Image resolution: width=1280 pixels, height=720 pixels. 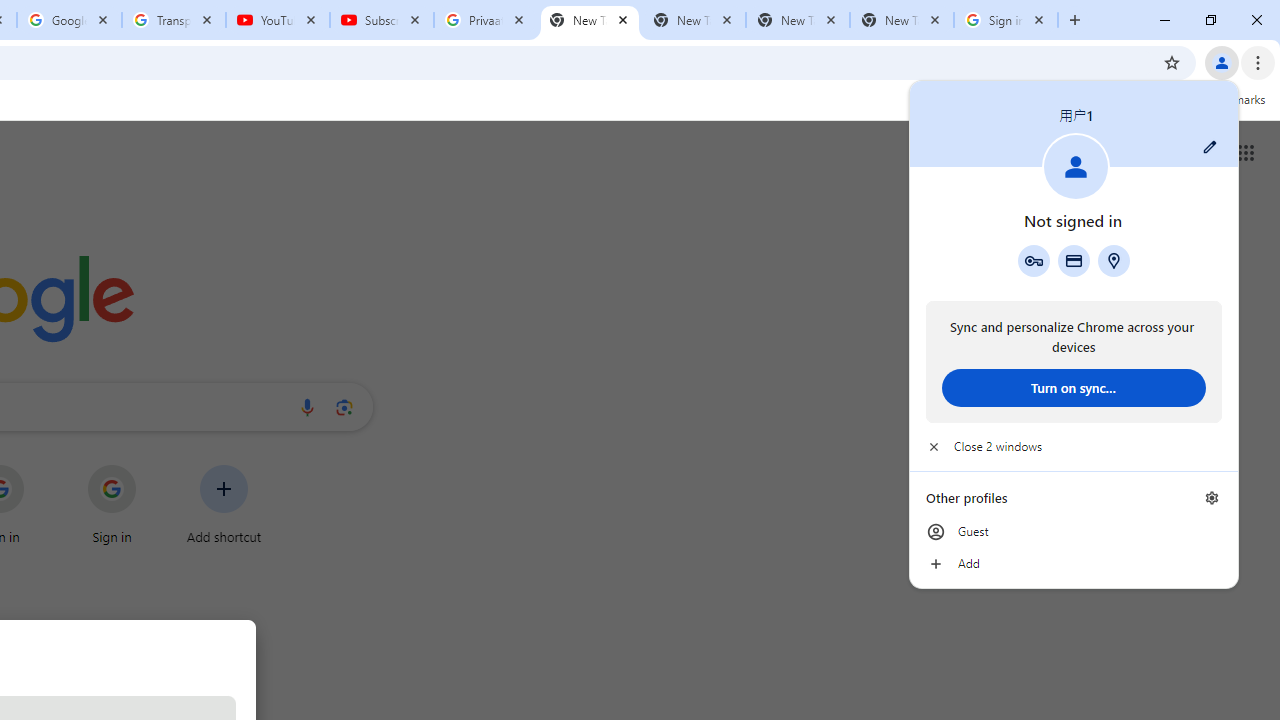 What do you see at coordinates (1072, 446) in the screenshot?
I see `'Close 2 windows'` at bounding box center [1072, 446].